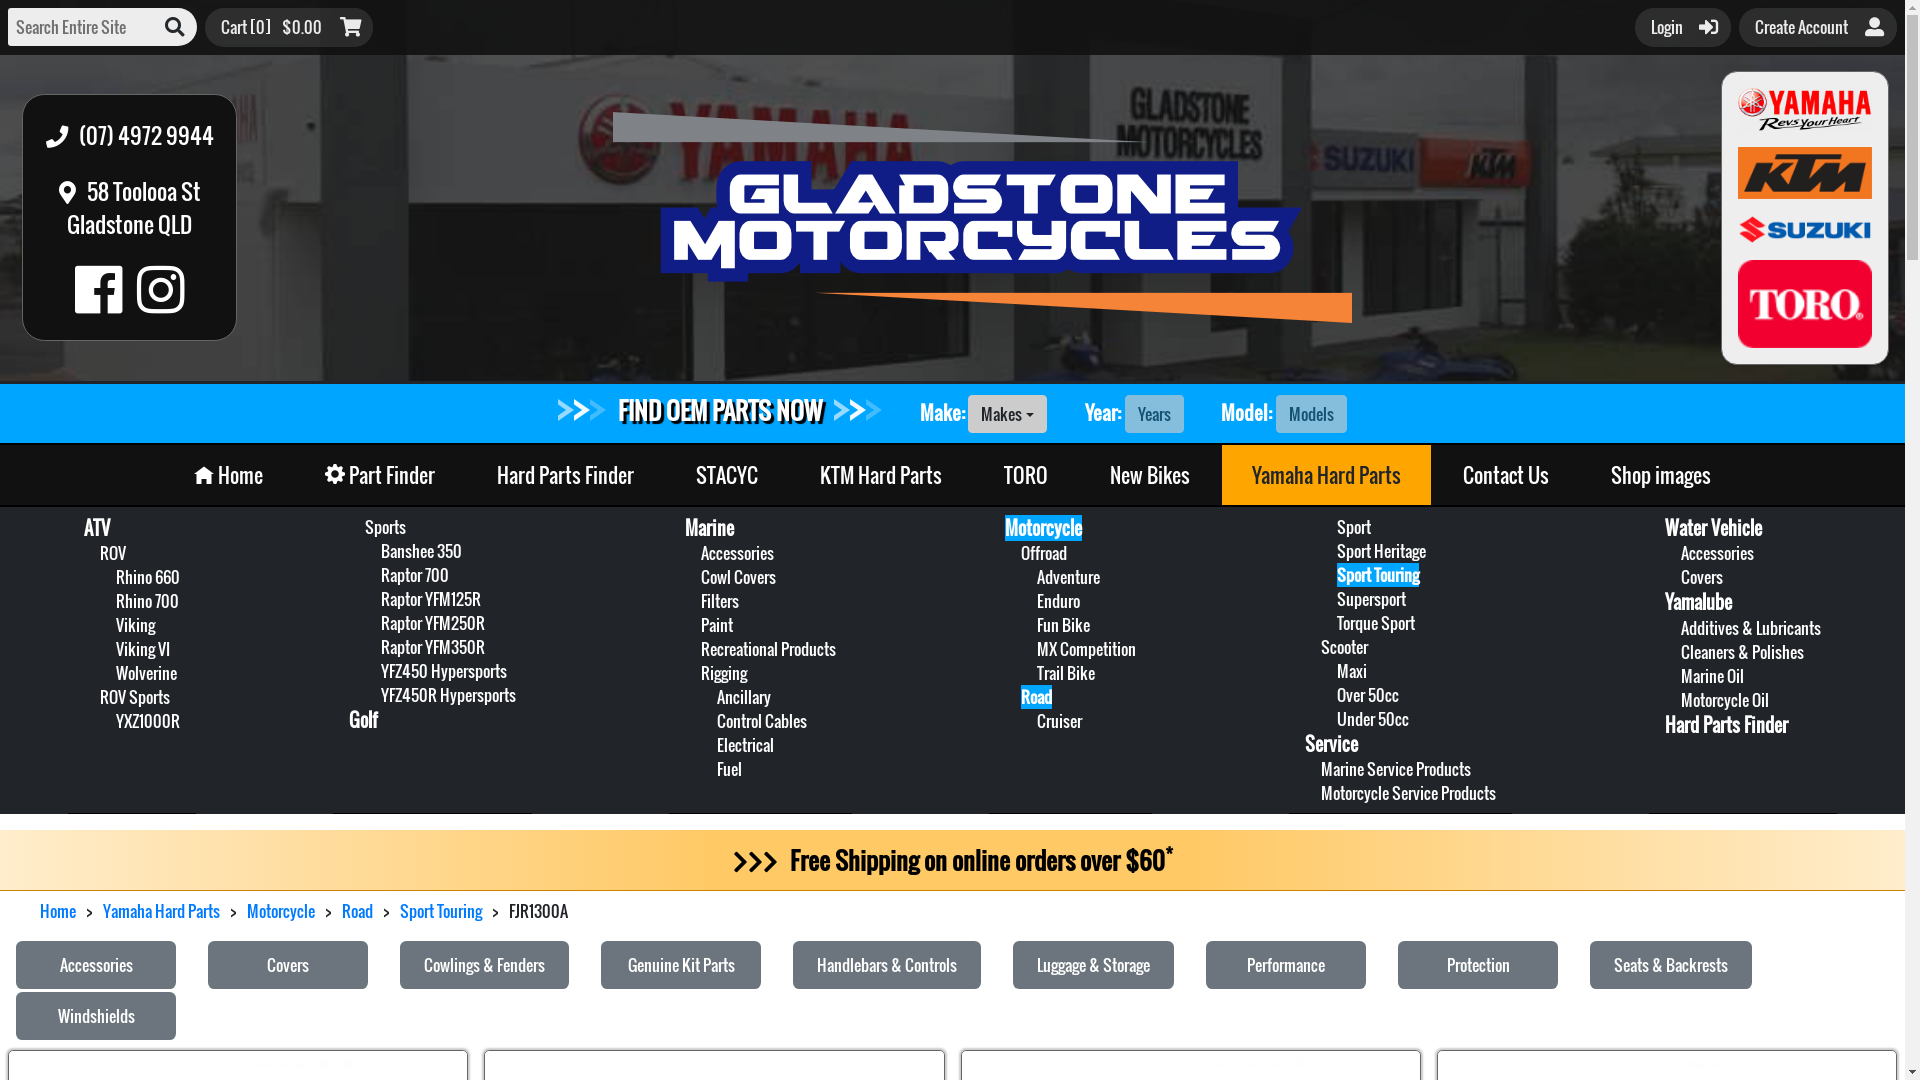  What do you see at coordinates (341, 910) in the screenshot?
I see `'Road'` at bounding box center [341, 910].